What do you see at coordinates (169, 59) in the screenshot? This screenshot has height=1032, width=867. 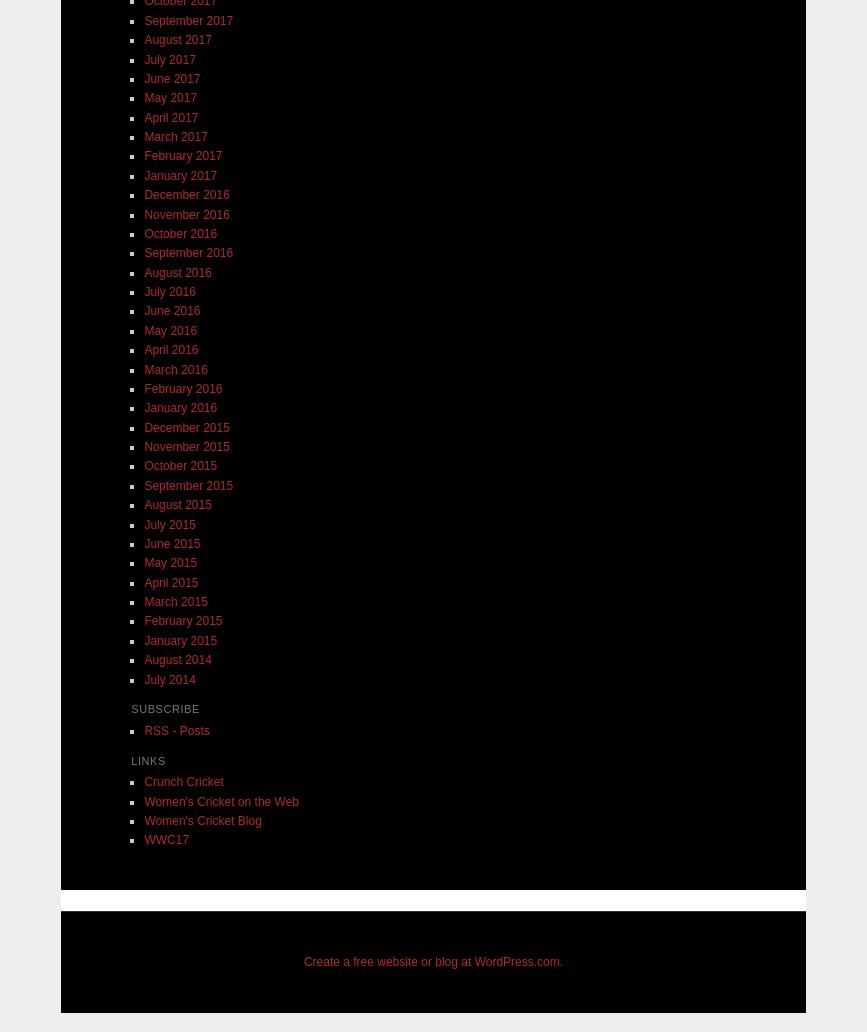 I see `'July 2017'` at bounding box center [169, 59].